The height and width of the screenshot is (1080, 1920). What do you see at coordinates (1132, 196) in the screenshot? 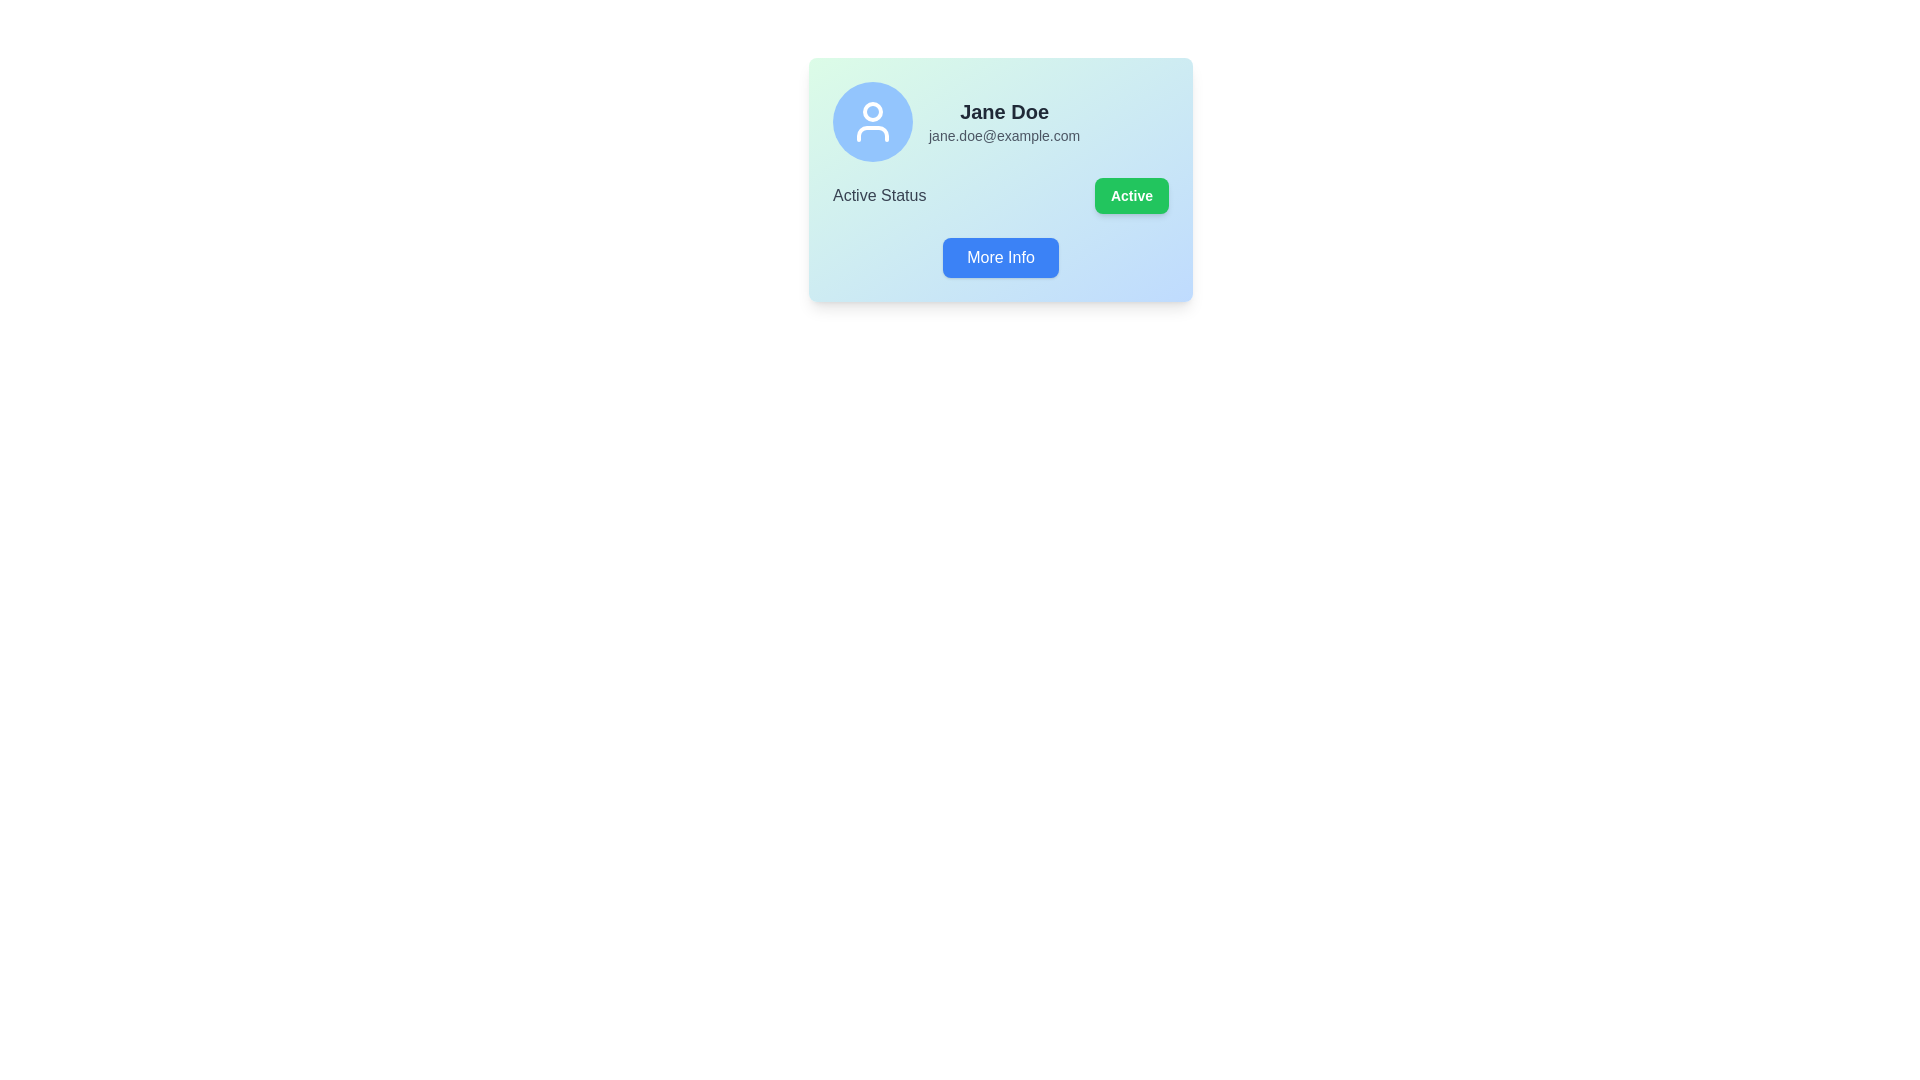
I see `the 'Active' button located to the right of the 'Active Status' text within the user details card` at bounding box center [1132, 196].